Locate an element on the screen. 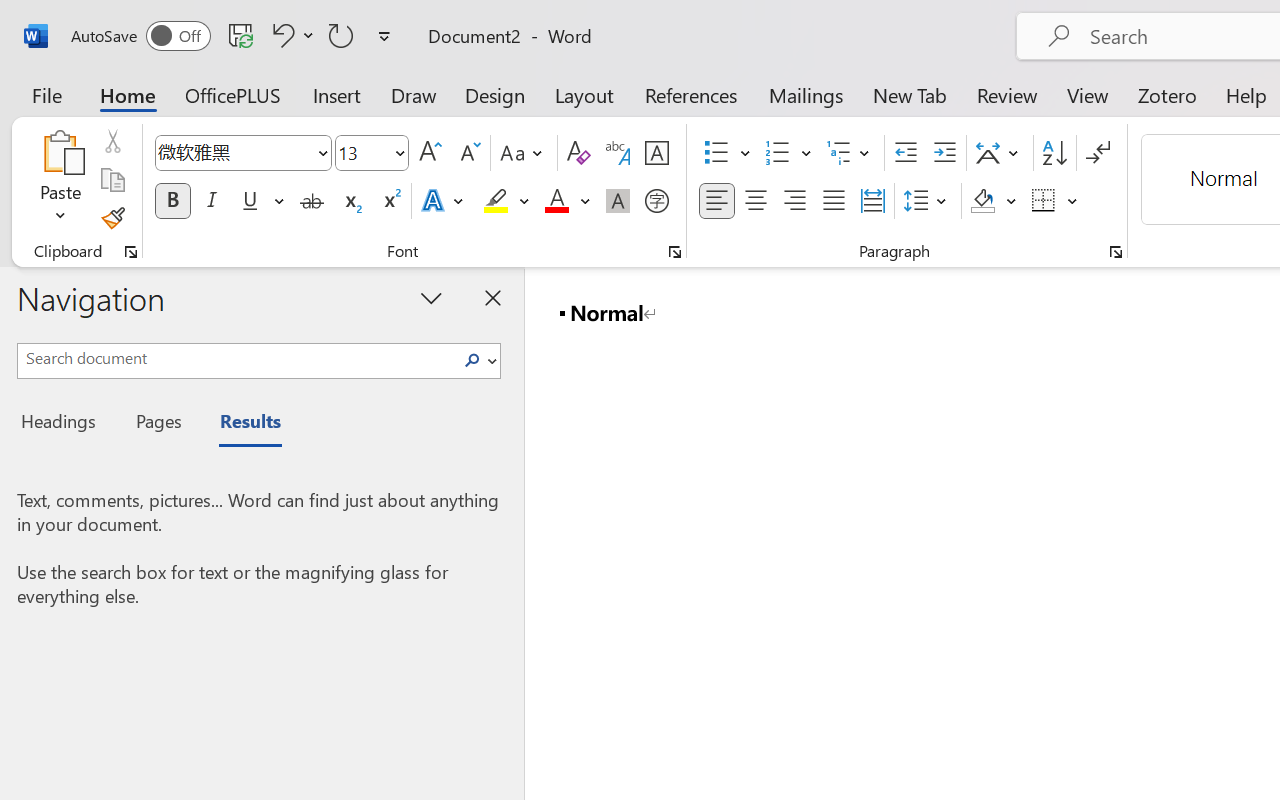 The width and height of the screenshot is (1280, 800). 'Font Color' is located at coordinates (566, 201).